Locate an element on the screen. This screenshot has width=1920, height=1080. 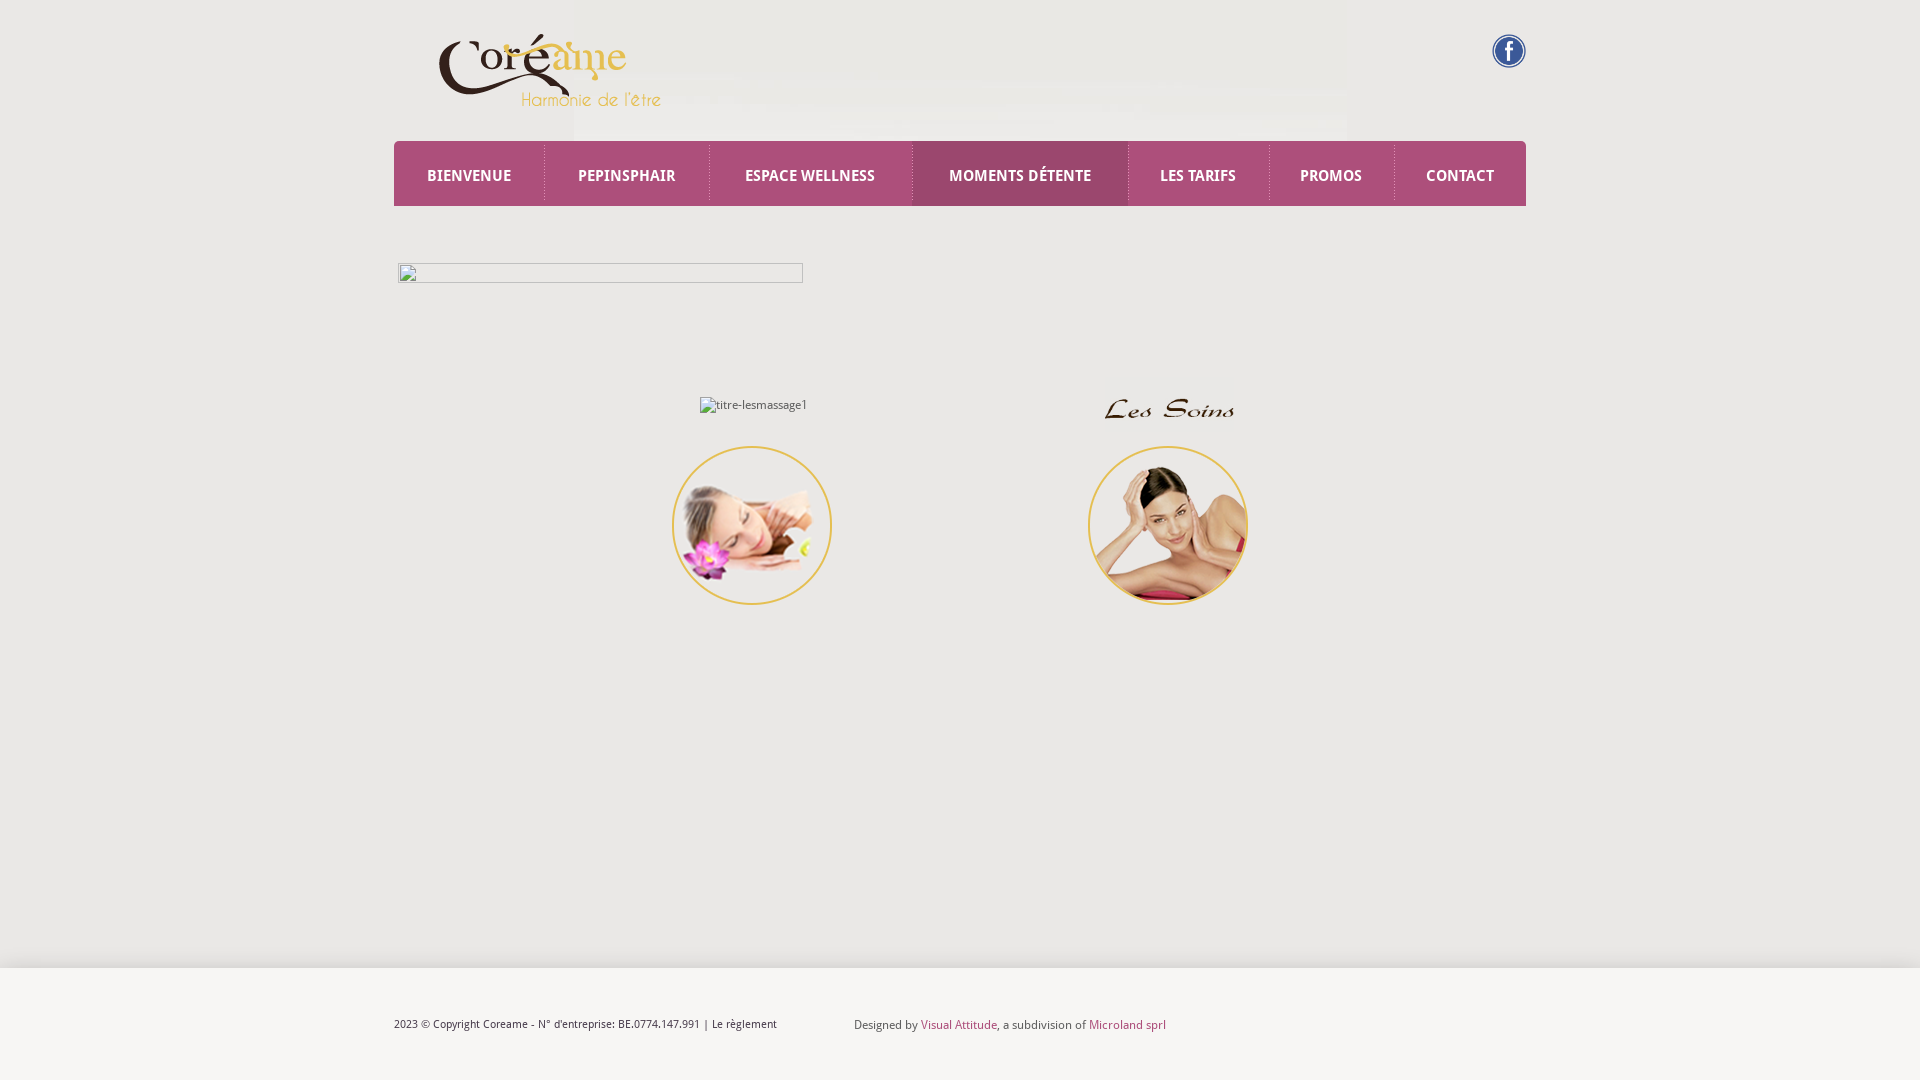
'LES TARIFS' is located at coordinates (1198, 172).